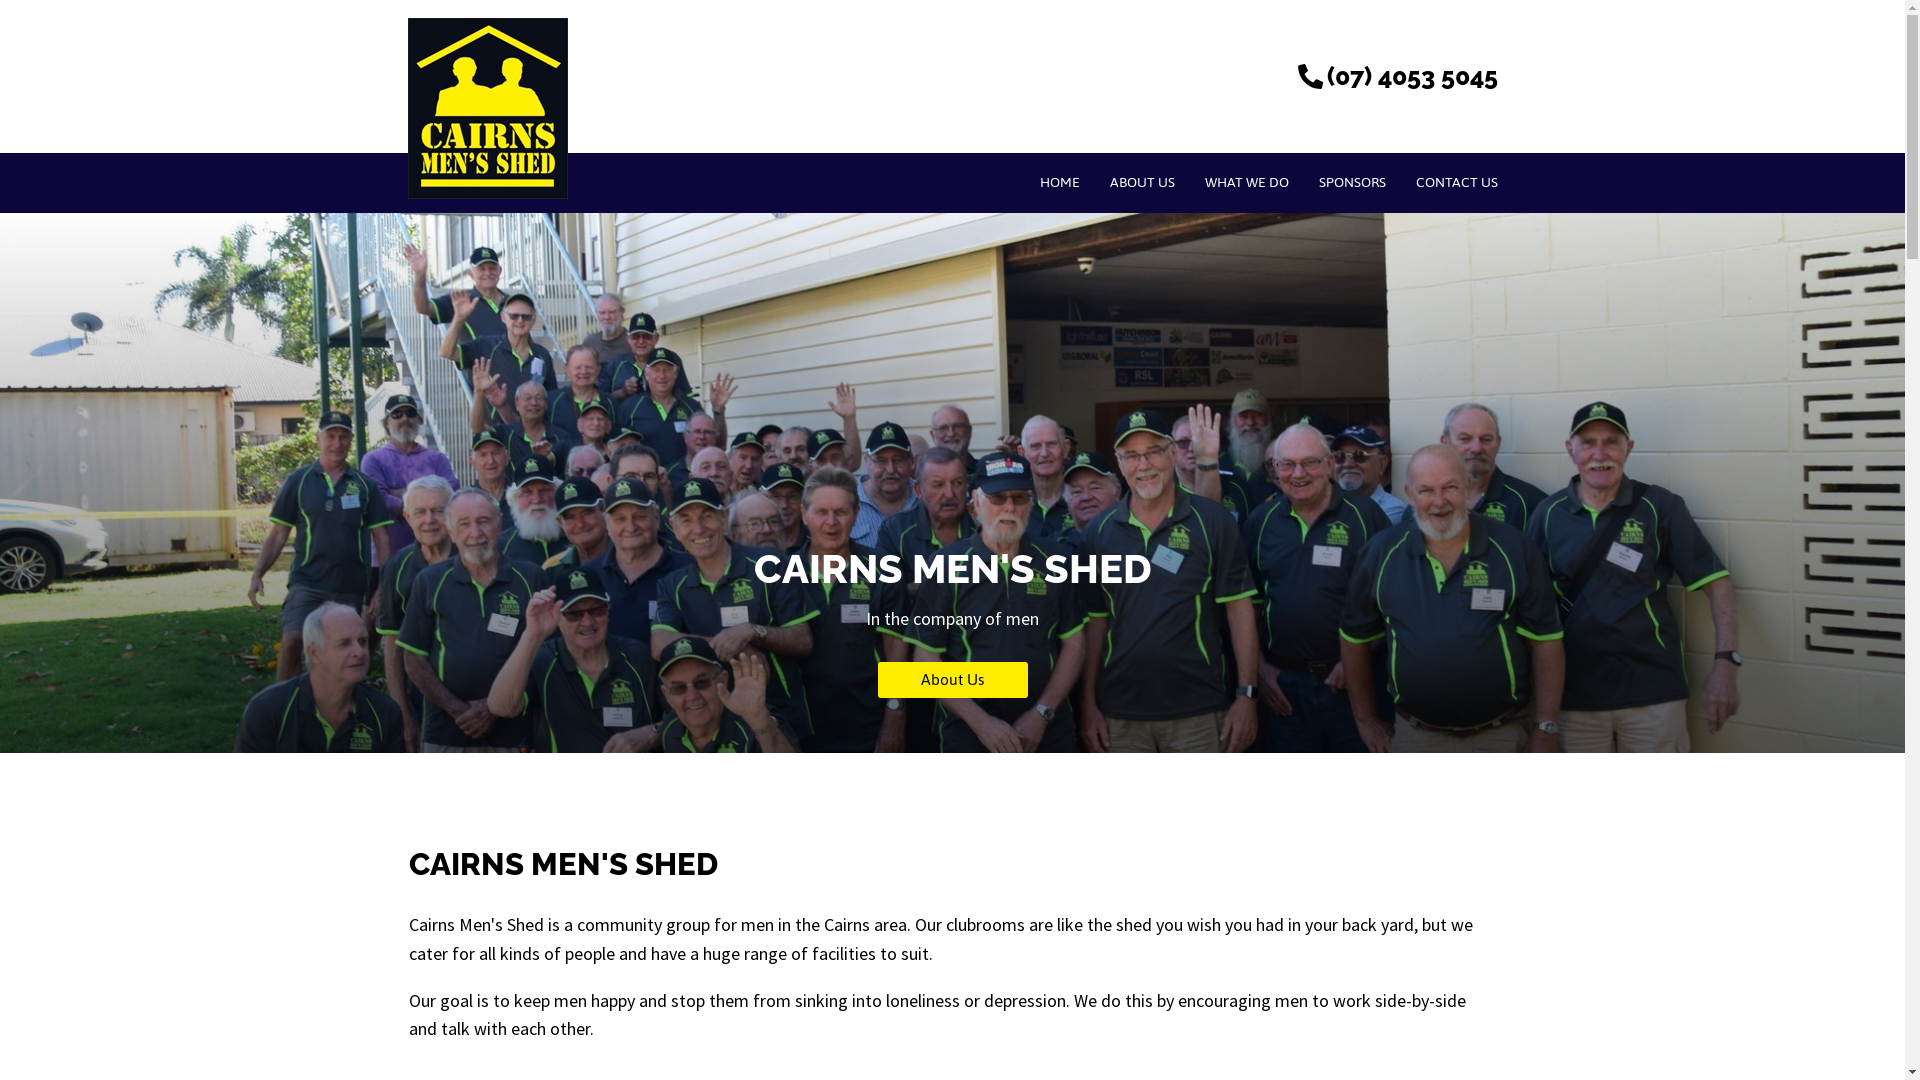 Image resolution: width=1920 pixels, height=1080 pixels. Describe the element at coordinates (1246, 182) in the screenshot. I see `'WHAT WE DO'` at that location.